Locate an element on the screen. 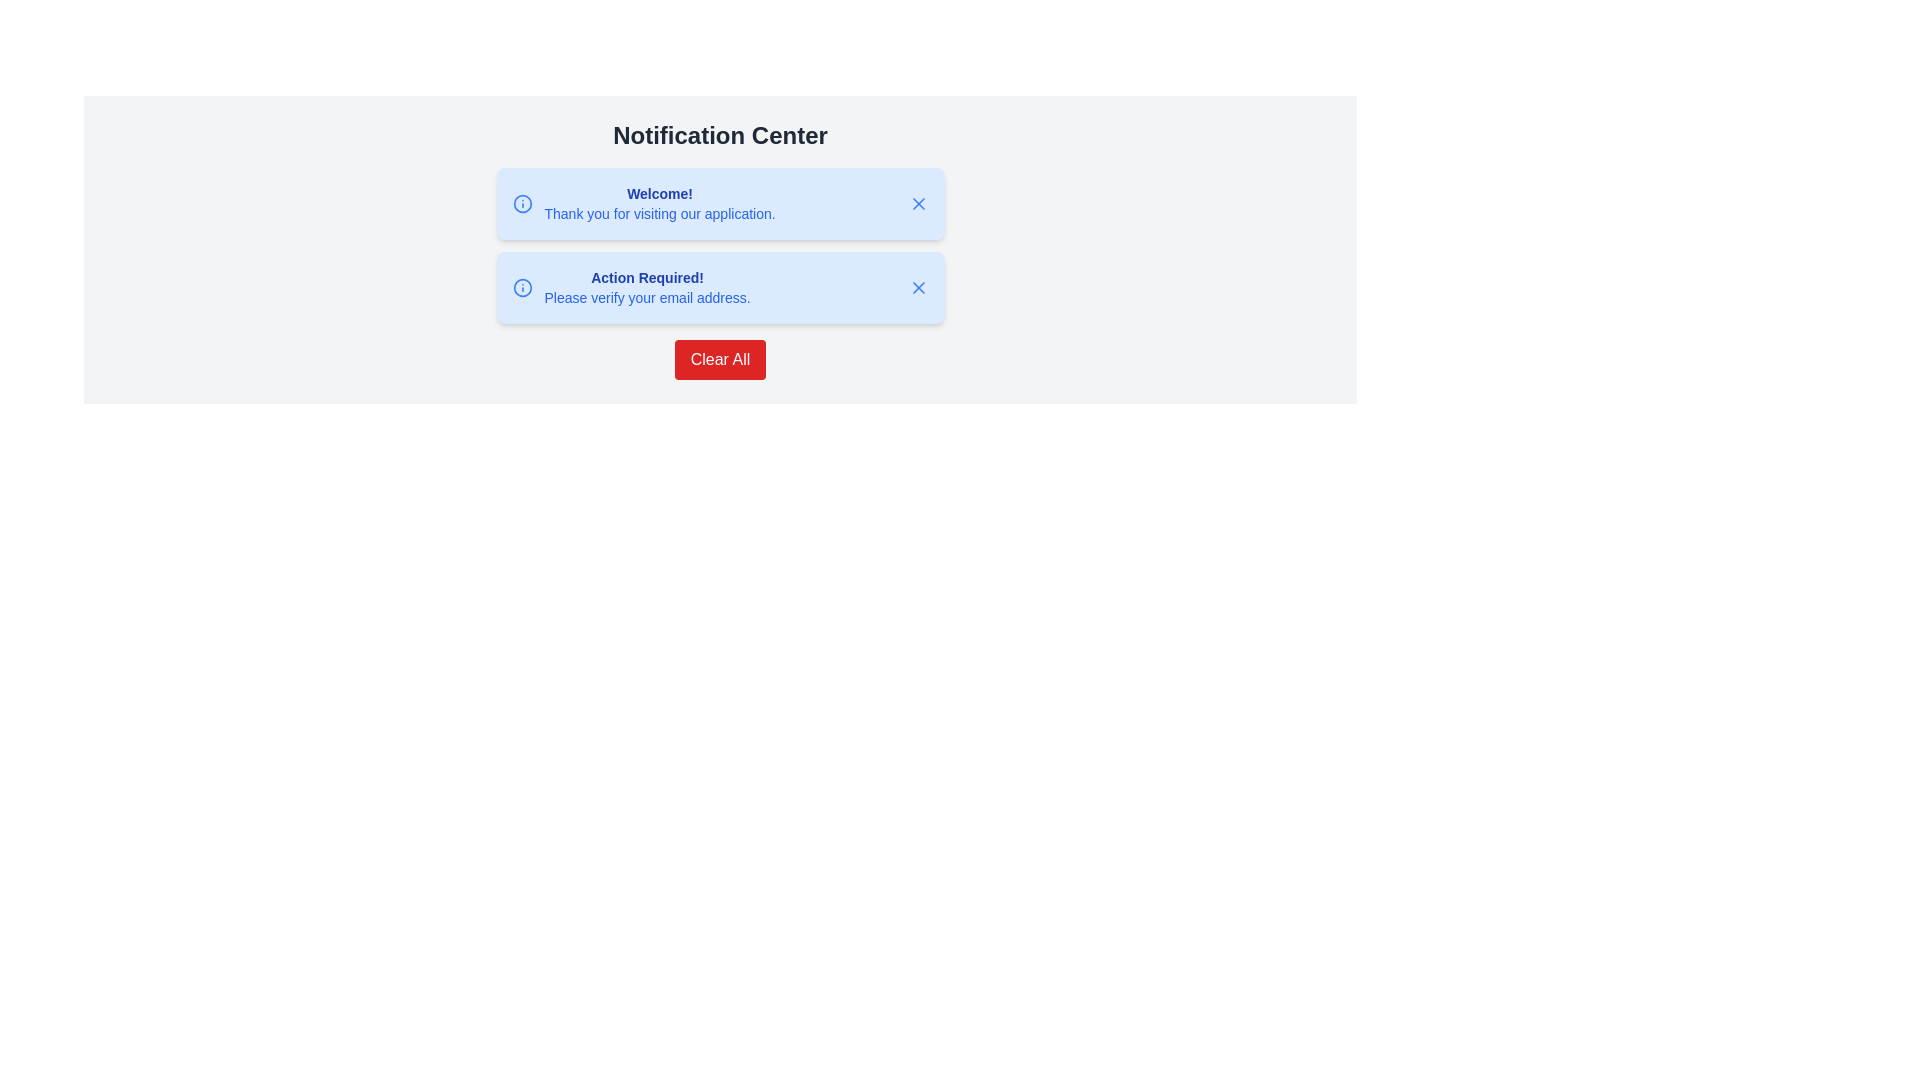 This screenshot has height=1080, width=1920. the Close icon button located on the right side of the 'Action Required!' notification card in the Notification Center to potentially reveal hover effects is located at coordinates (917, 288).